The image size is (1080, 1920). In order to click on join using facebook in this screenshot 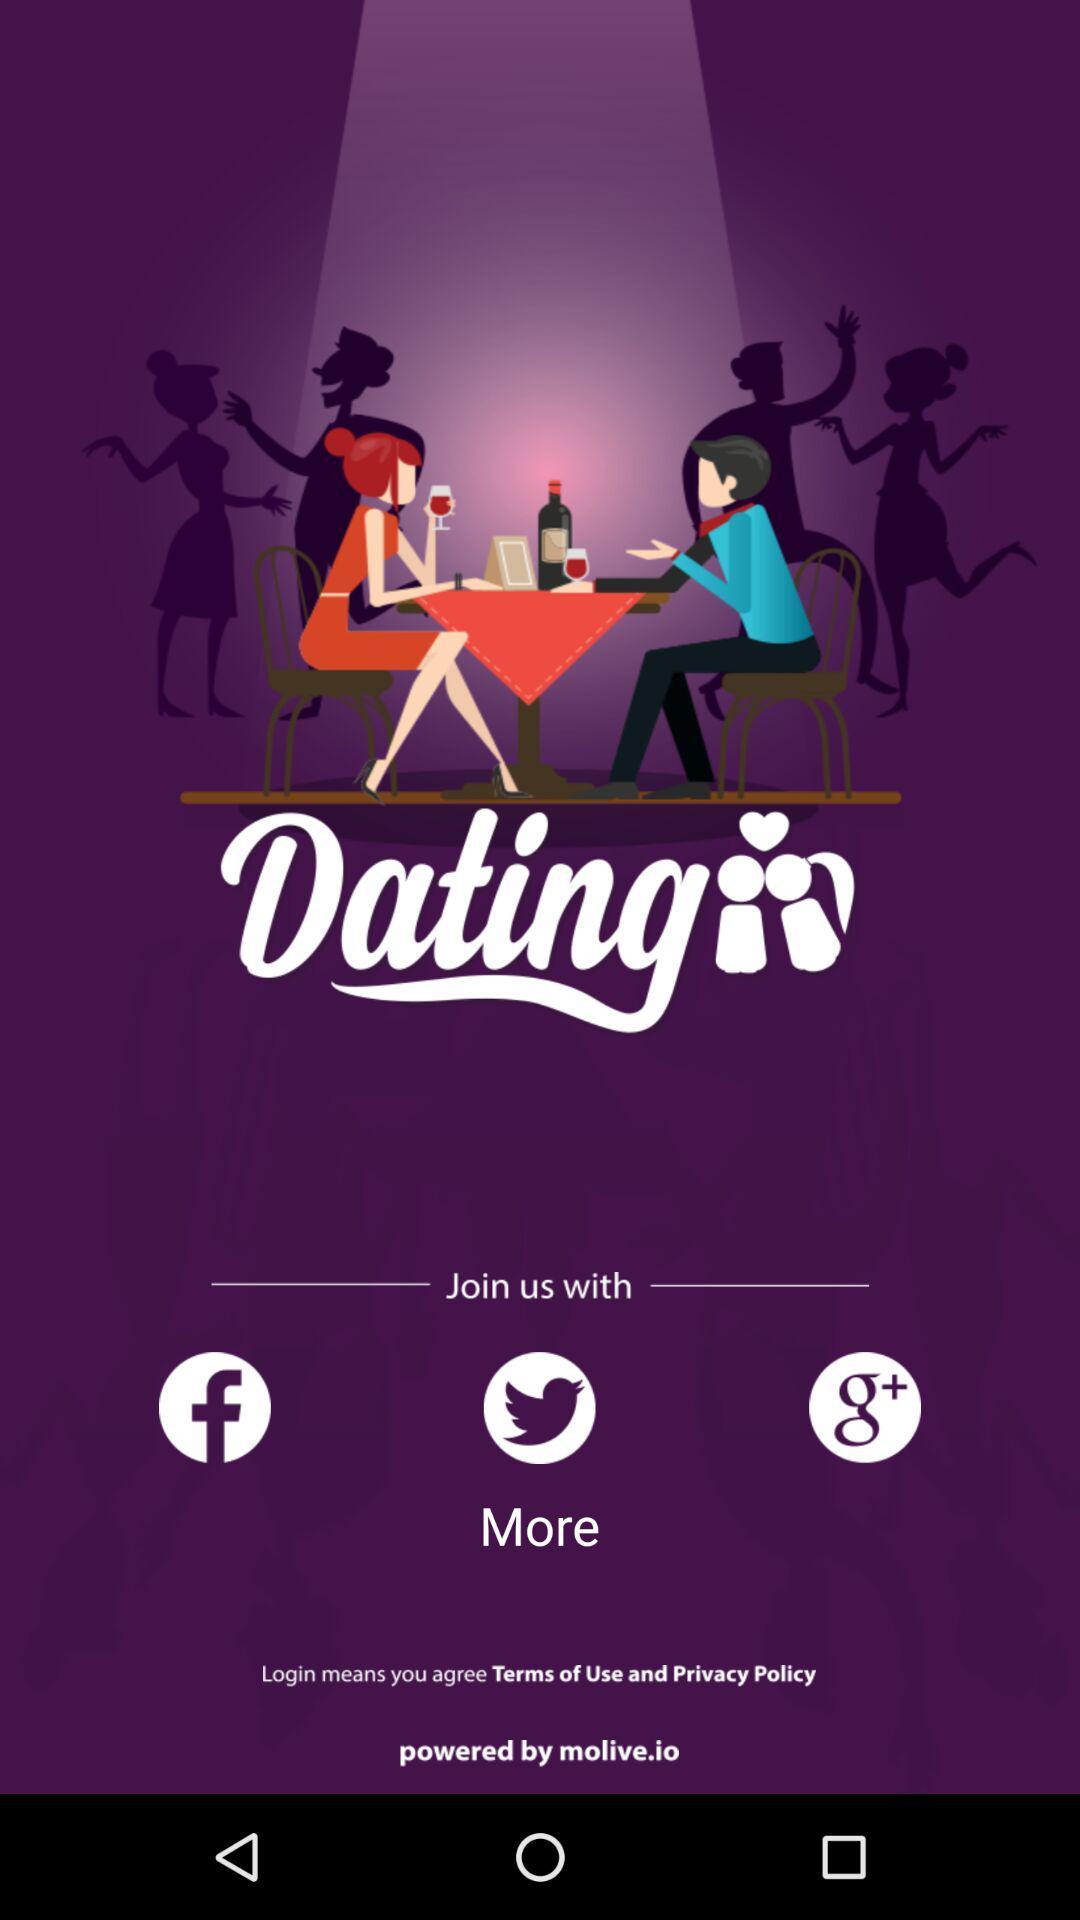, I will do `click(214, 1407)`.